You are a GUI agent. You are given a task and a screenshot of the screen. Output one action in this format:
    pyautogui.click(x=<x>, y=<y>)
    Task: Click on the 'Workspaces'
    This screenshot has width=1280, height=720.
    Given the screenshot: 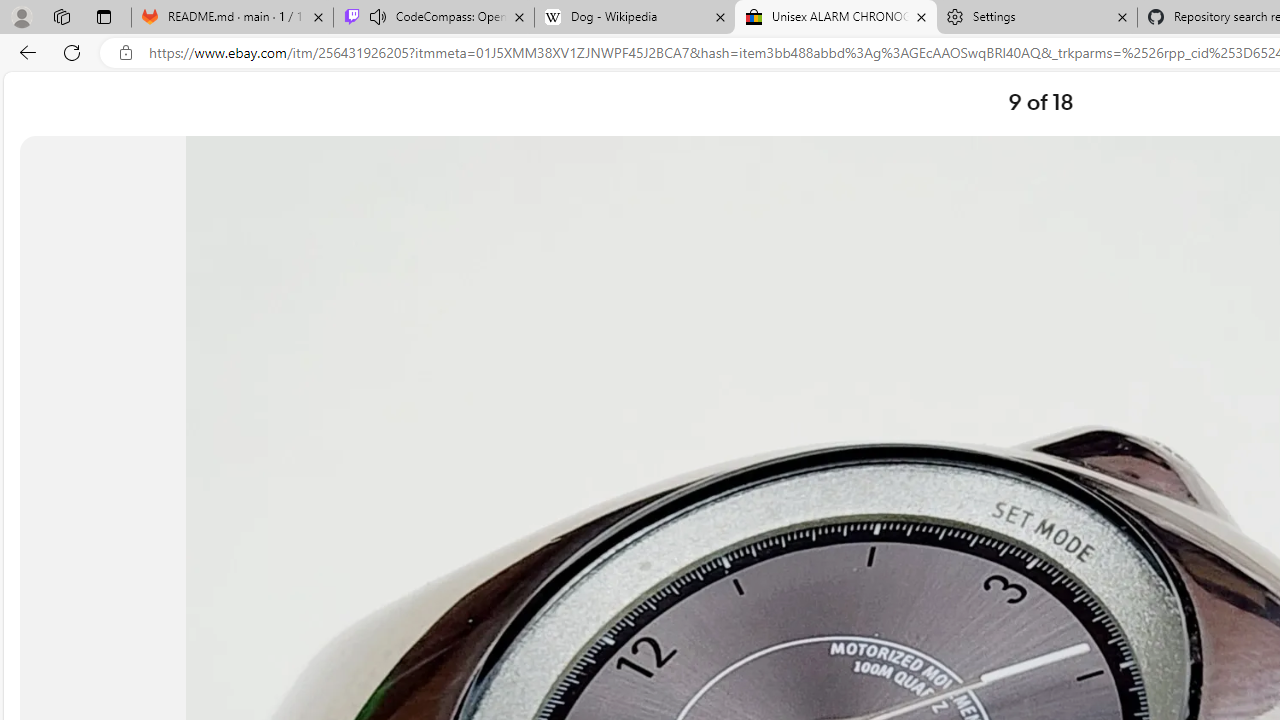 What is the action you would take?
    pyautogui.click(x=61, y=16)
    